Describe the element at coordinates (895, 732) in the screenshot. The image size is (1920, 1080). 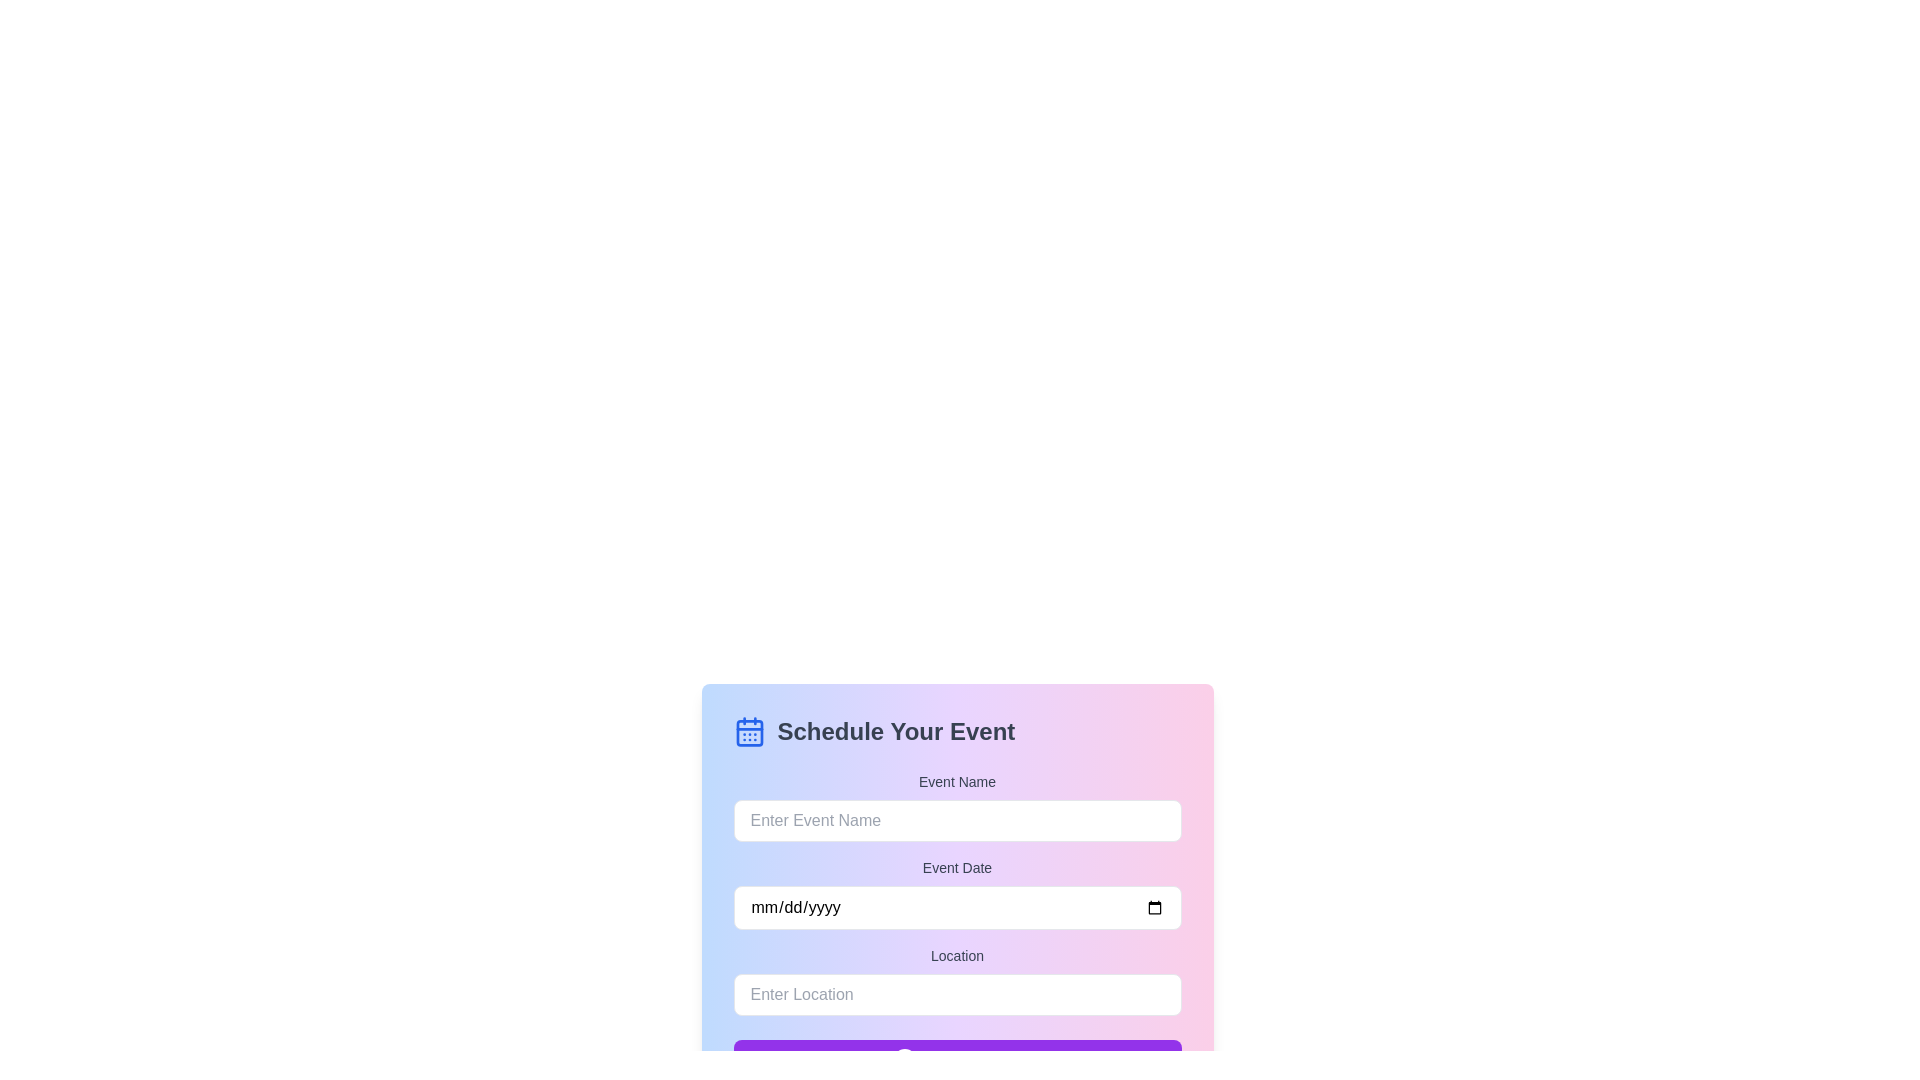
I see `header text that says 'Schedule Your Event', which is prominently displayed in bold dark gray font on a gradient blue and pink background, located at the center top of the form` at that location.